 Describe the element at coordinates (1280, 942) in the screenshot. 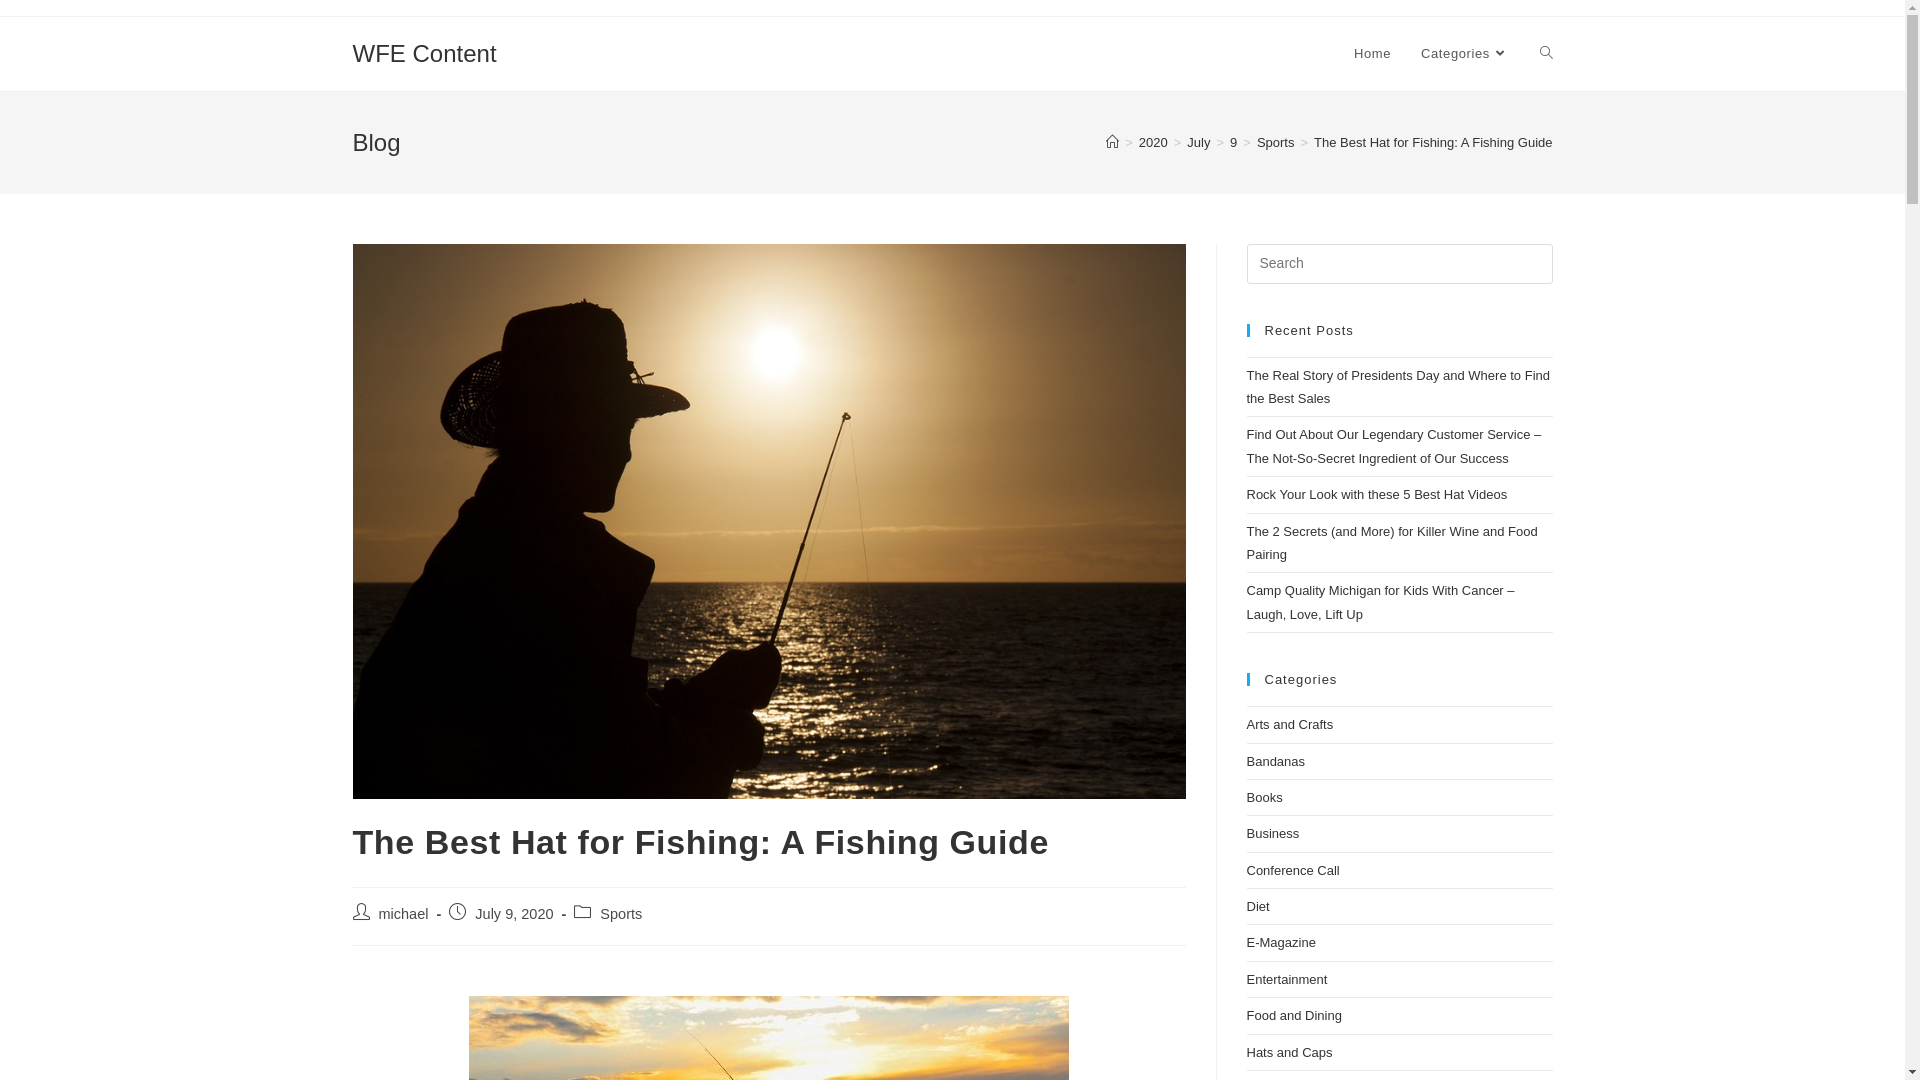

I see `'E-Magazine'` at that location.